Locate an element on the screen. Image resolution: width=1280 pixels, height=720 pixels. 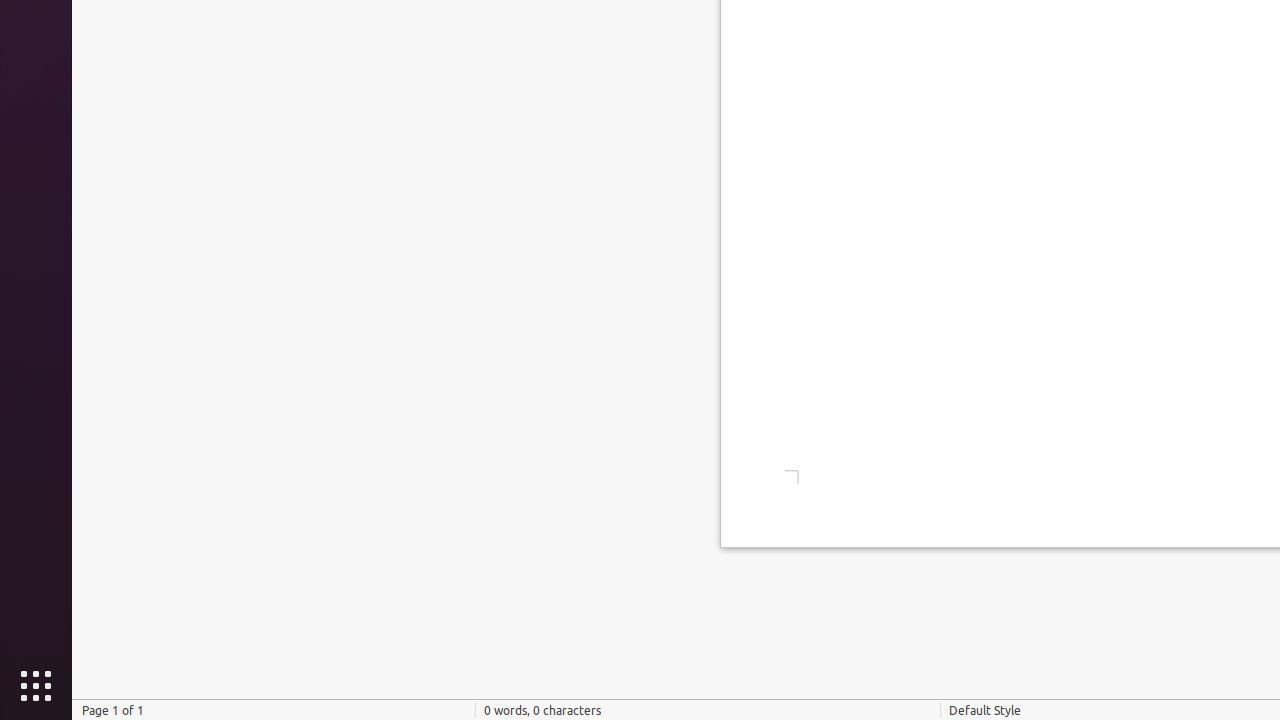
'Show Applications' is located at coordinates (35, 685).